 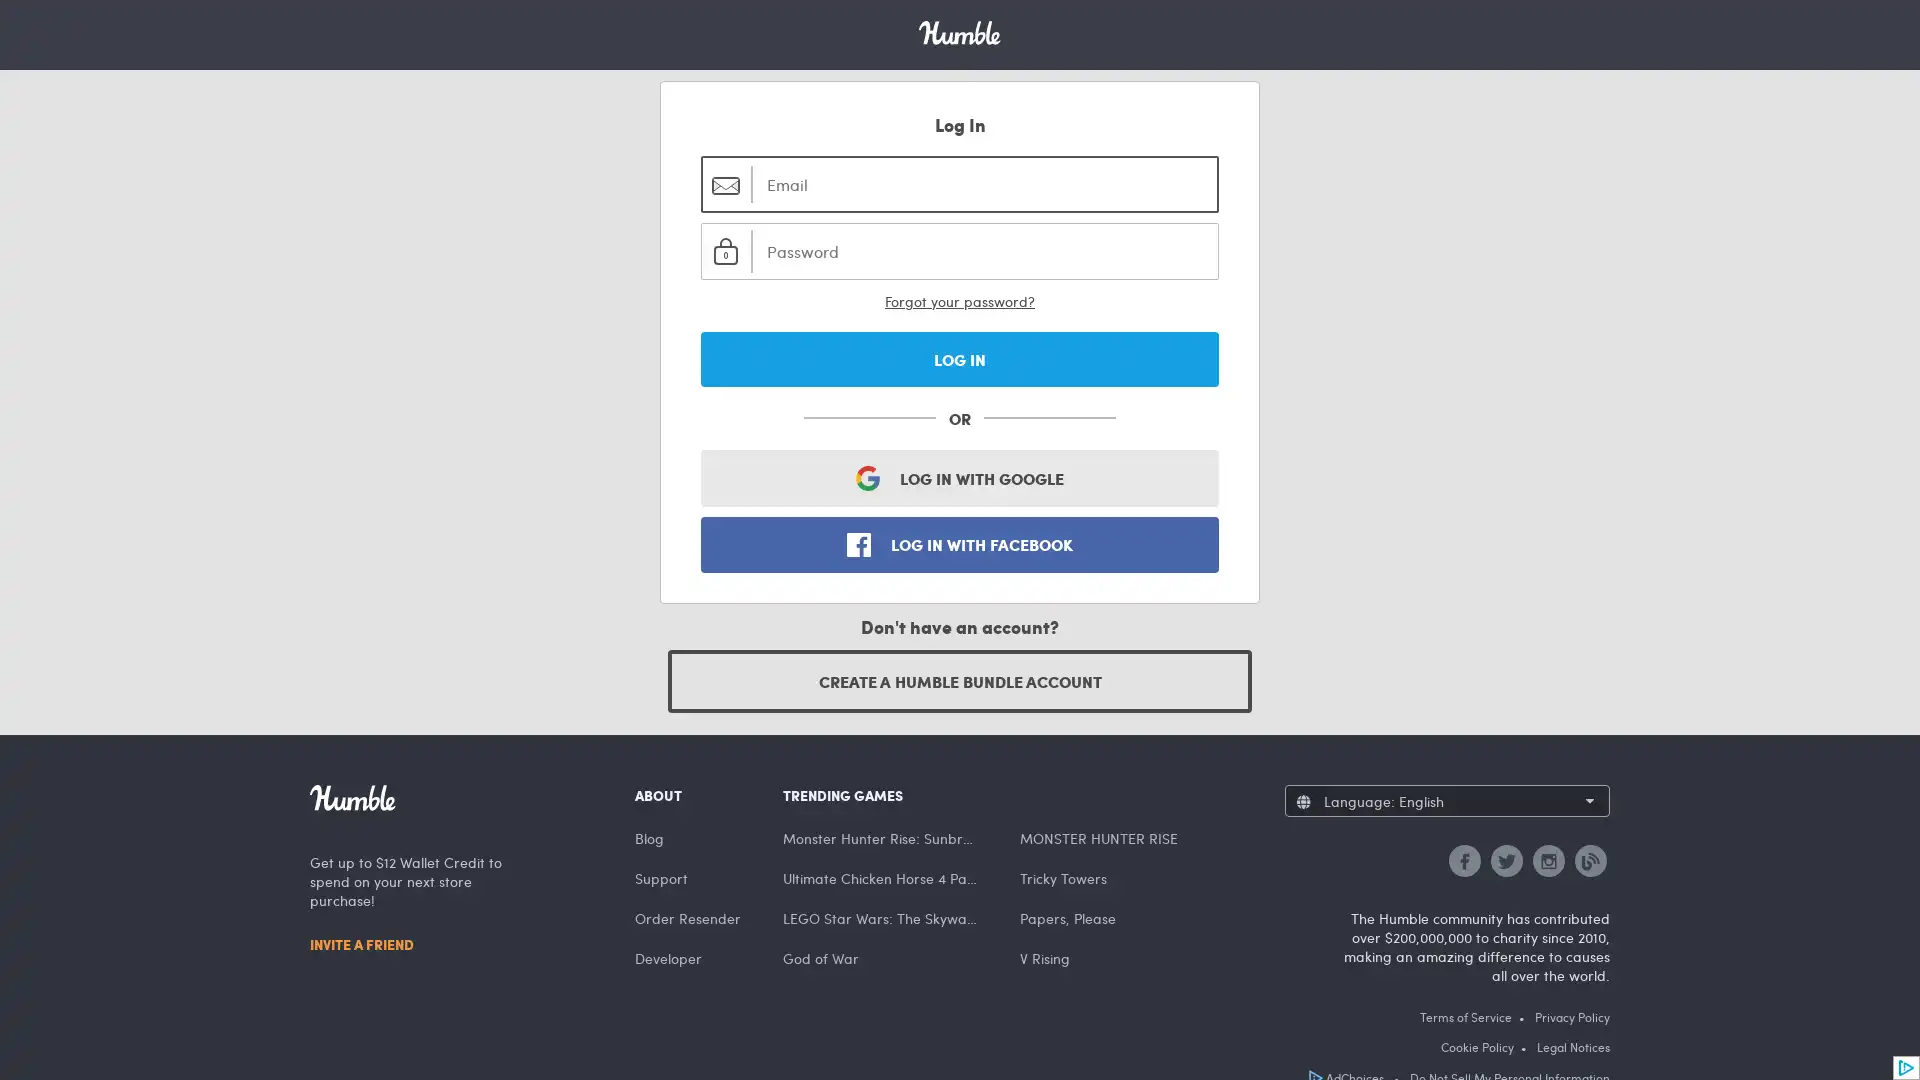 I want to click on LOG IN WITH FACEBOOK, so click(x=960, y=543).